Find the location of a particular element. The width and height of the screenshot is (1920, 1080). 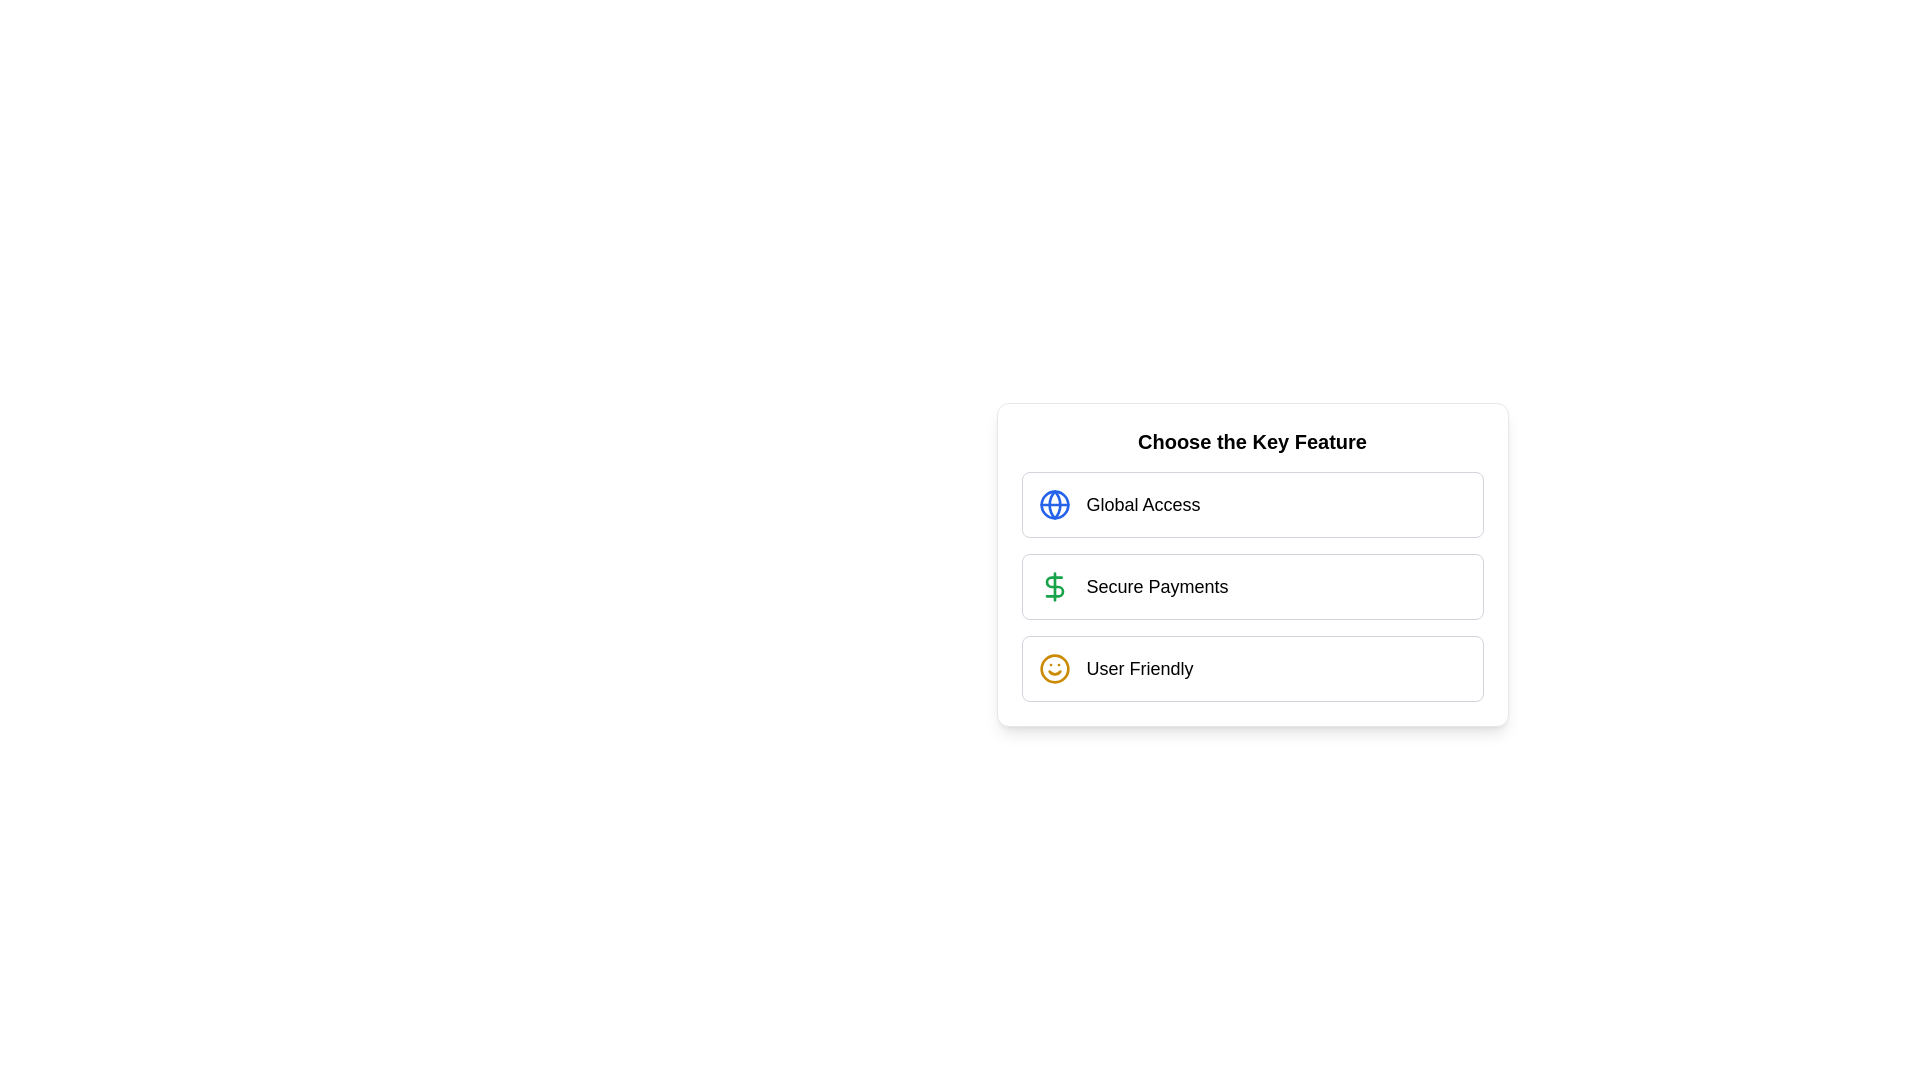

the third button labeled 'User Friendly' in the selection menu under the 'Choose the Key Feature' section is located at coordinates (1251, 668).